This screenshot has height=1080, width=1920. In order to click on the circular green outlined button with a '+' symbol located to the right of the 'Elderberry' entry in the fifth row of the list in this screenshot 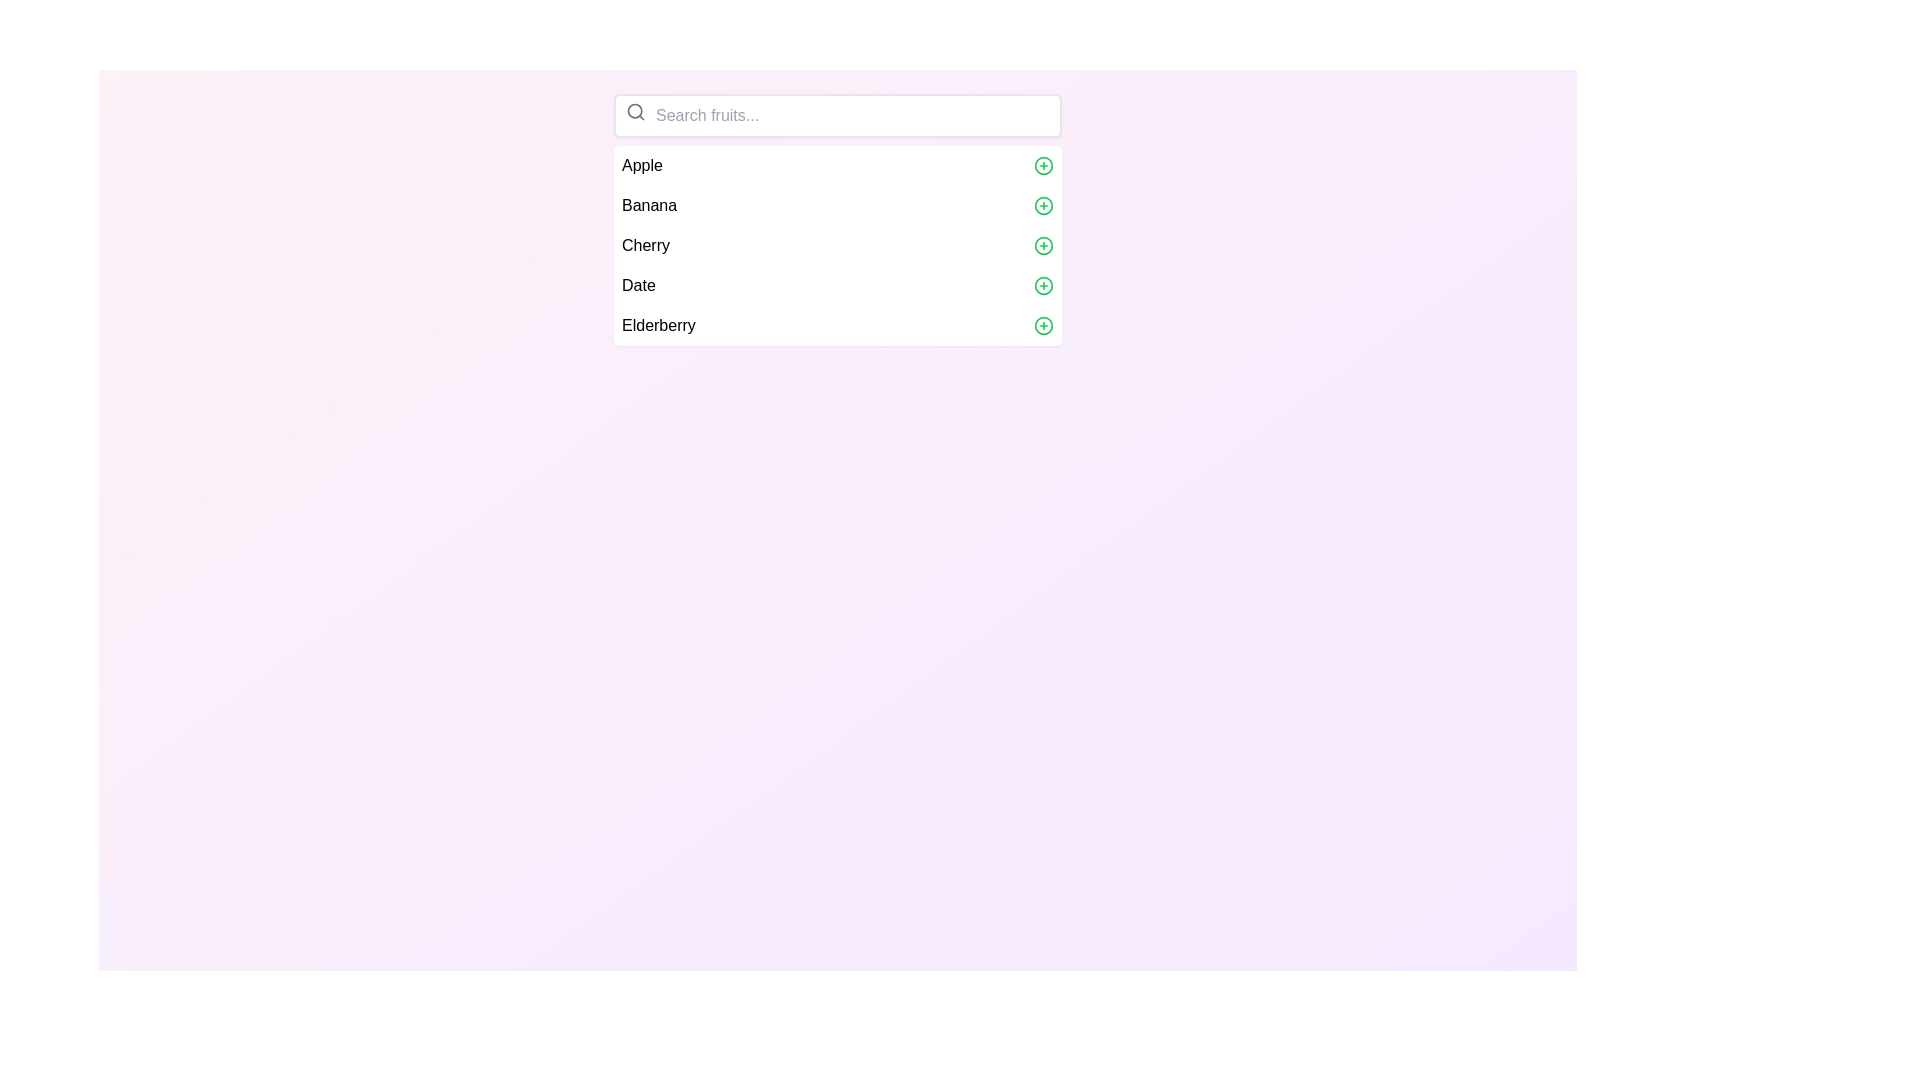, I will do `click(1042, 325)`.